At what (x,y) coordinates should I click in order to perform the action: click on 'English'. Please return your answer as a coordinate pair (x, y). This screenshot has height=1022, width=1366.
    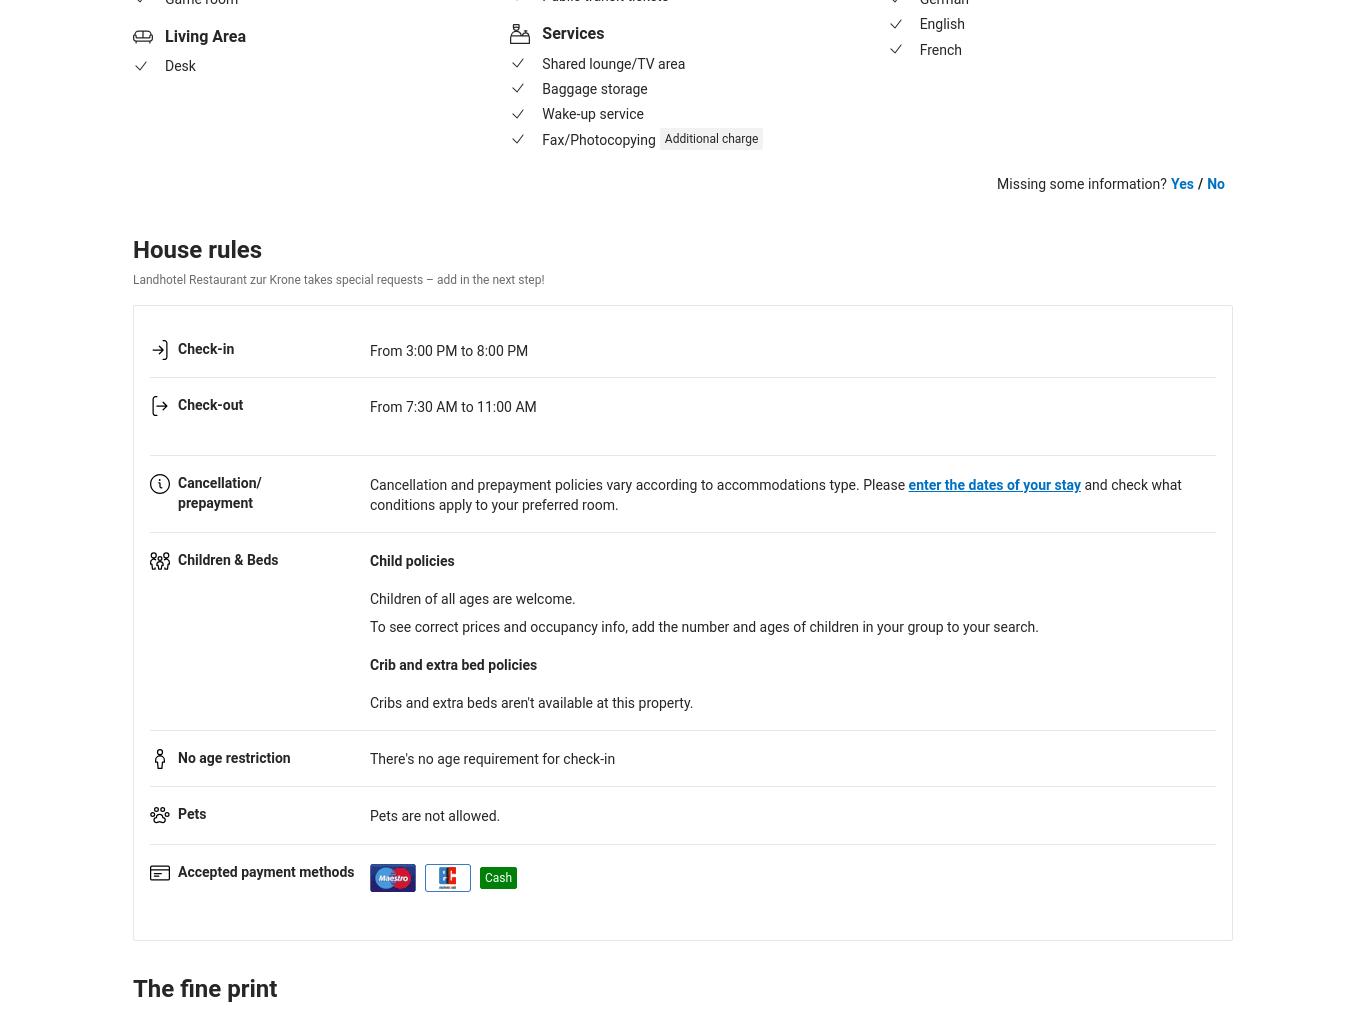
    Looking at the image, I should click on (941, 23).